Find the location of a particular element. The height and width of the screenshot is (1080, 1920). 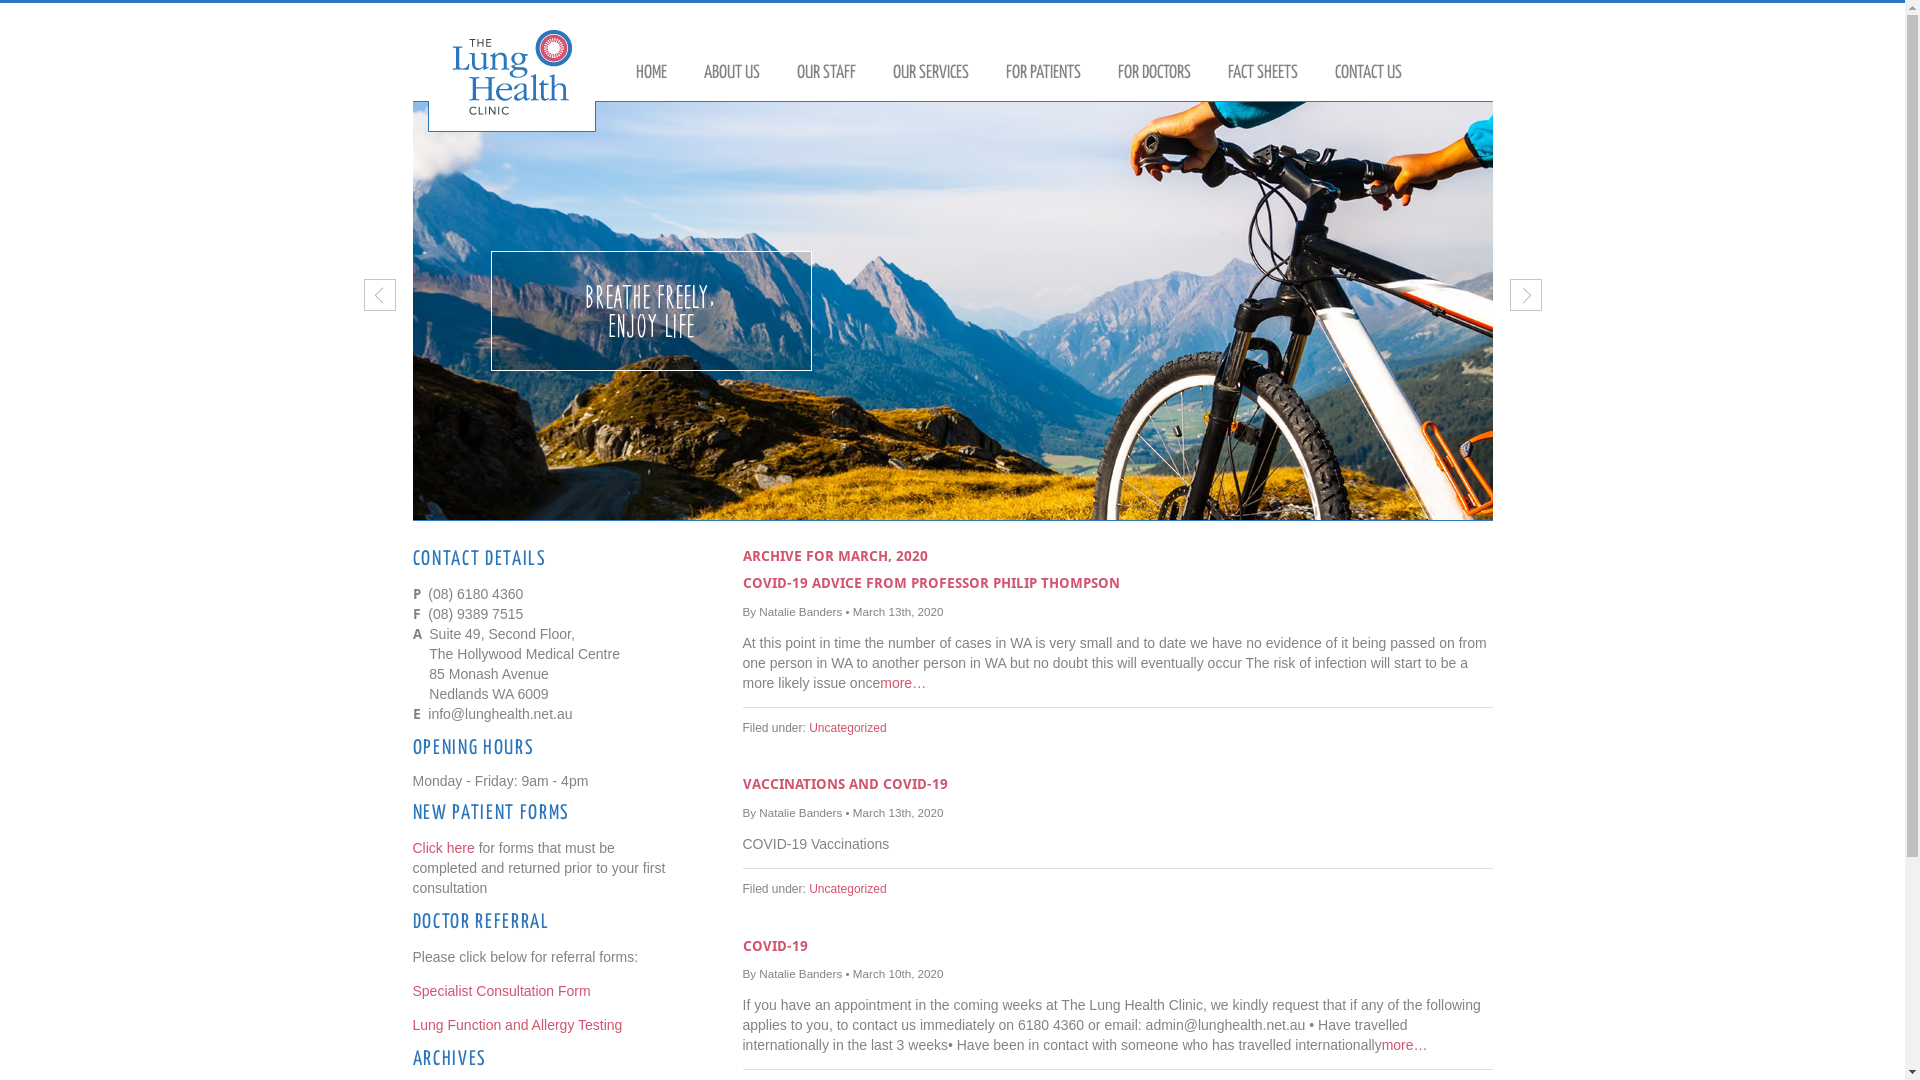

'Lung Function and Allergy Testing' is located at coordinates (411, 1025).